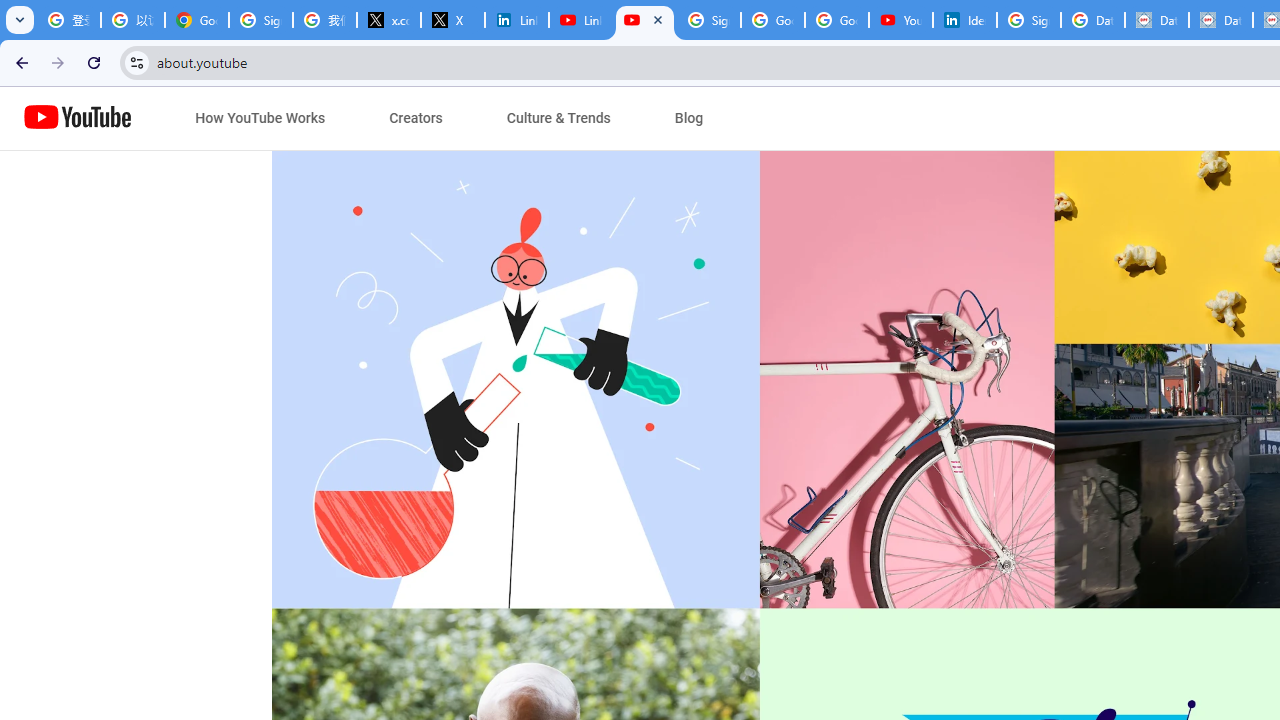 The height and width of the screenshot is (720, 1280). Describe the element at coordinates (78, 118) in the screenshot. I see `'Home page link'` at that location.